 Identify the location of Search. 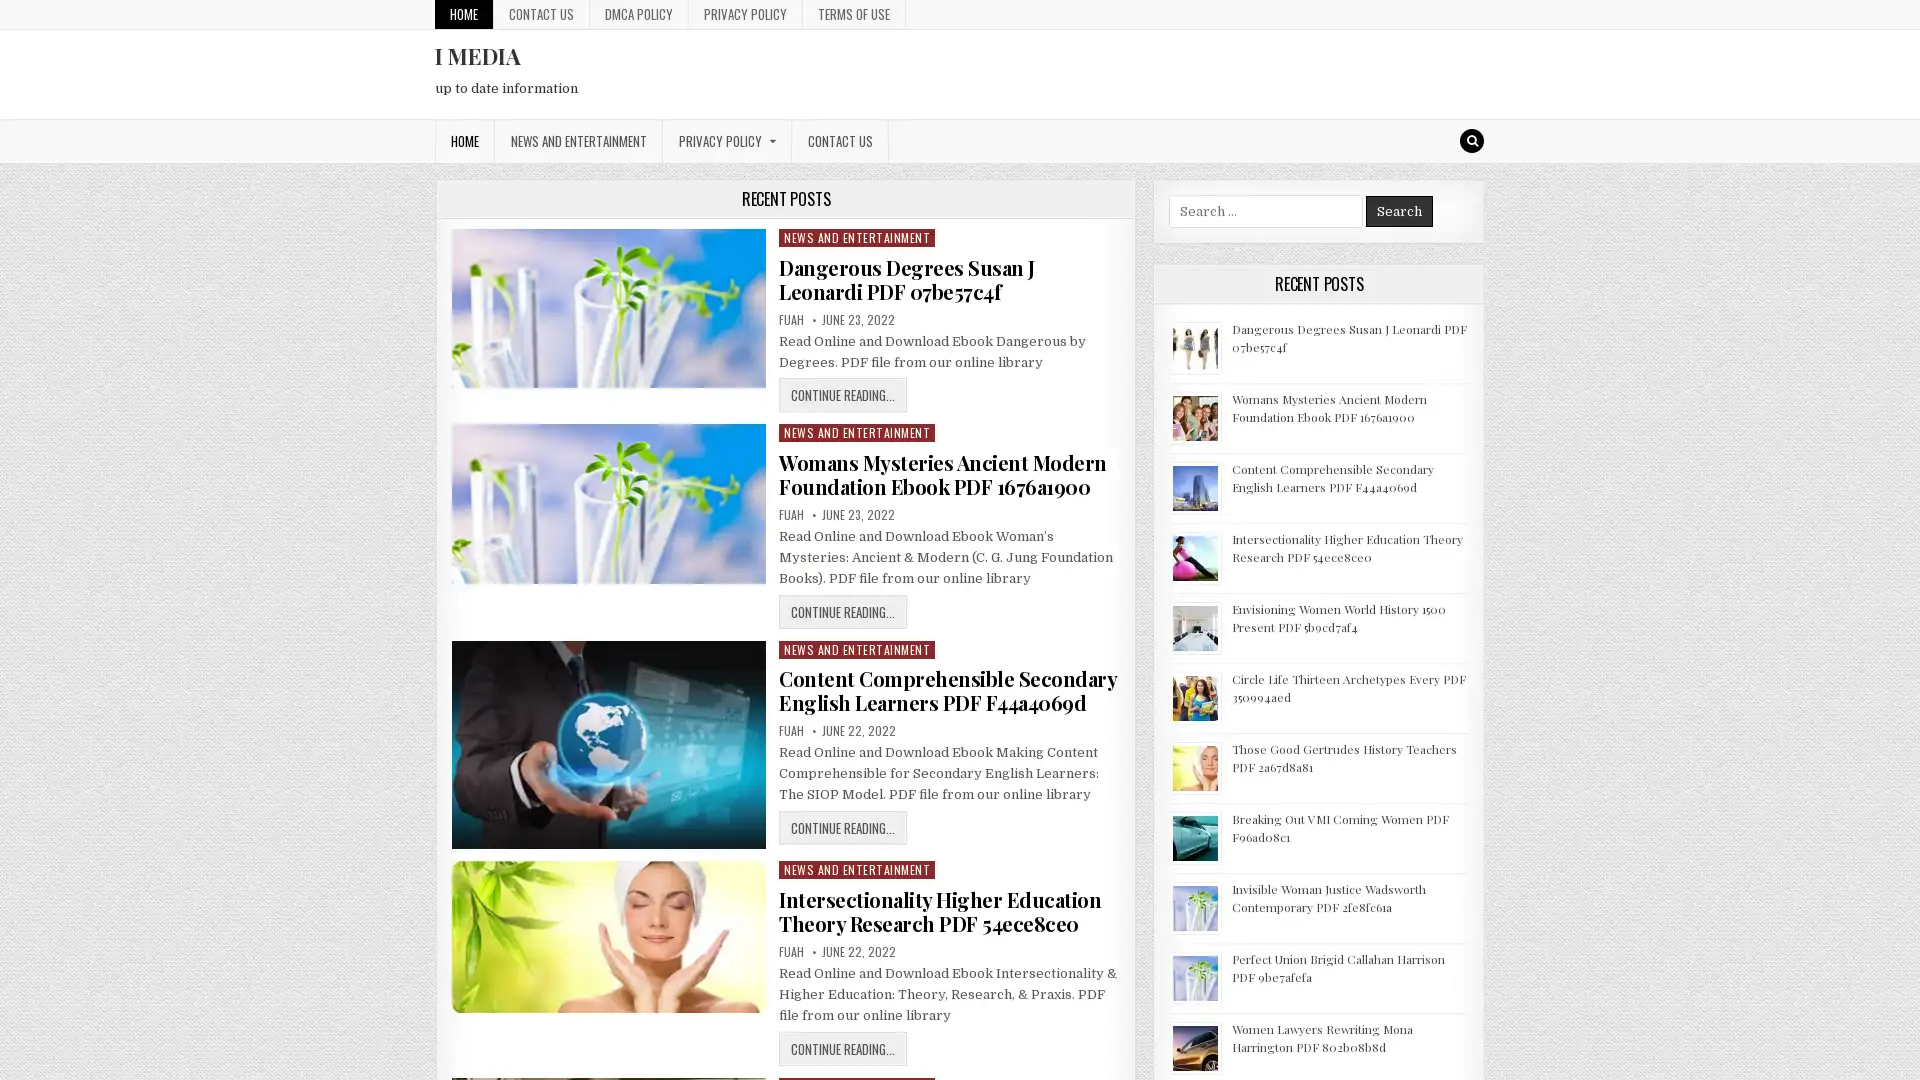
(1398, 211).